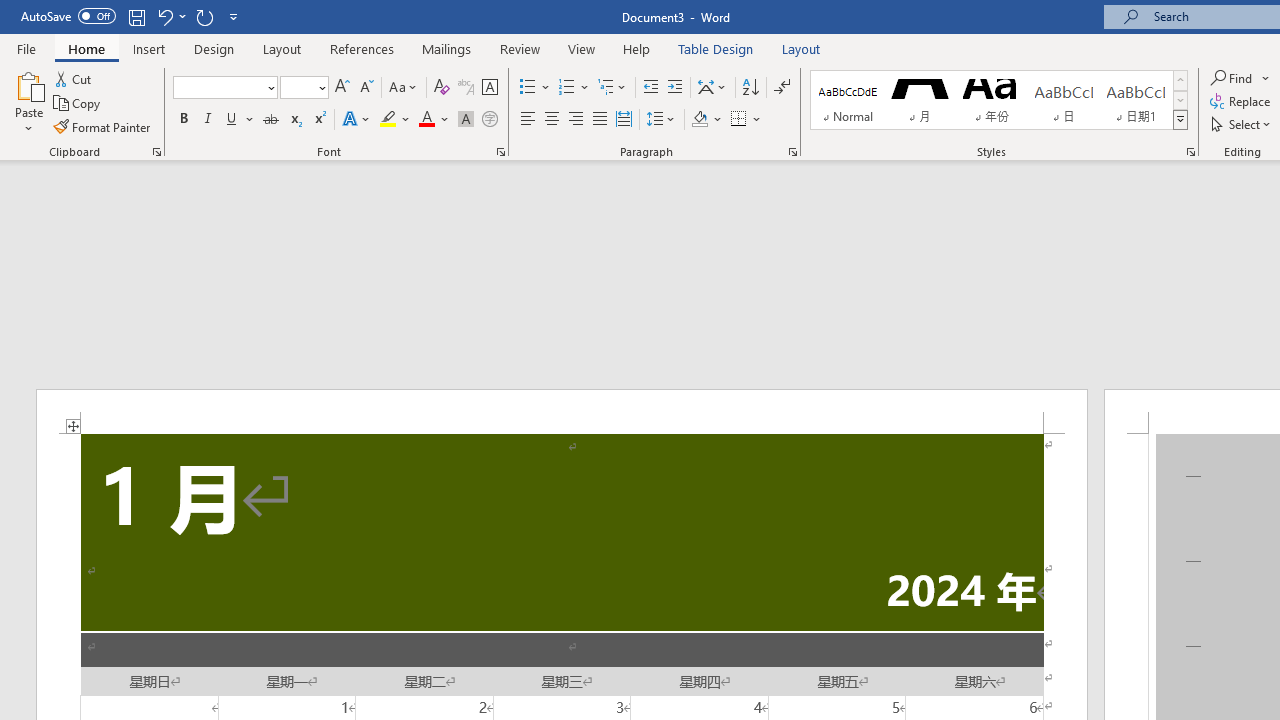 The image size is (1280, 720). Describe the element at coordinates (560, 410) in the screenshot. I see `'Header -Section 1-'` at that location.